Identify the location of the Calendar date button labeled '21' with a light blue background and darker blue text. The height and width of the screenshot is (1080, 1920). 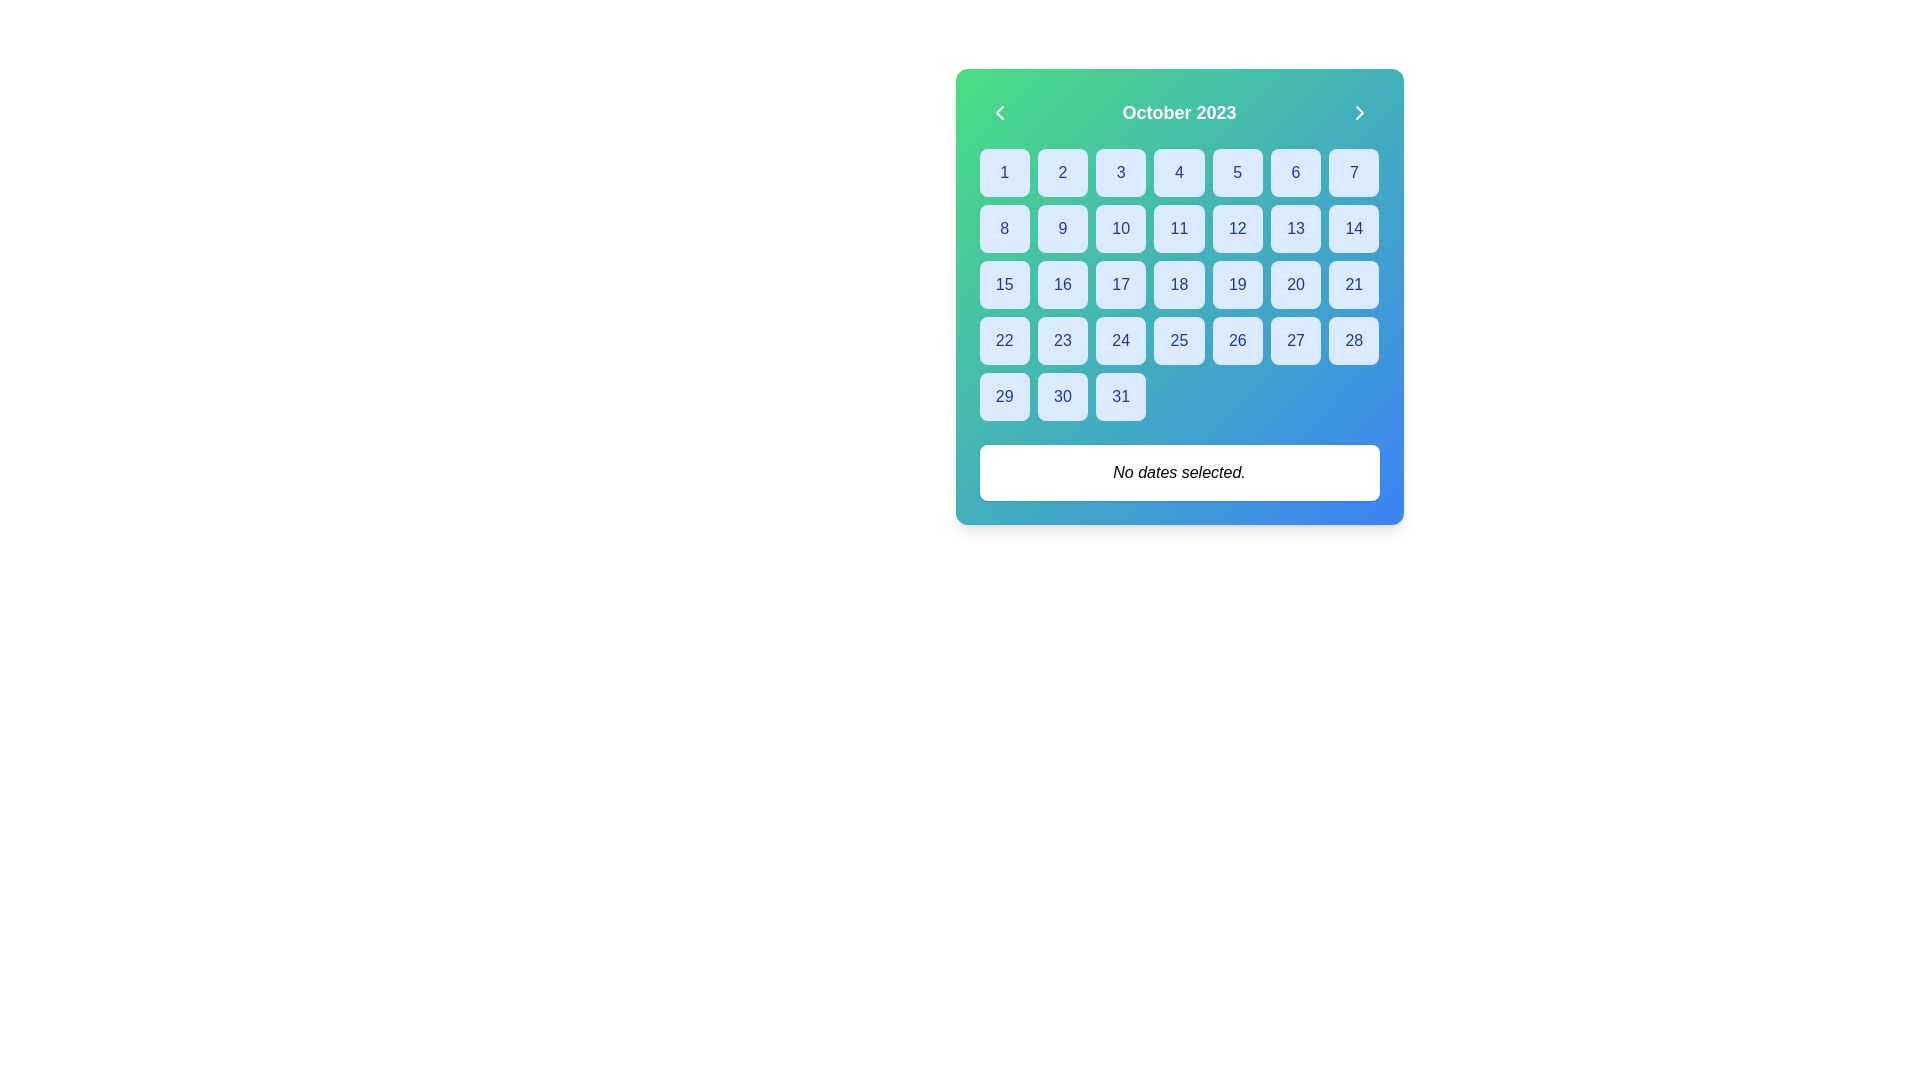
(1354, 285).